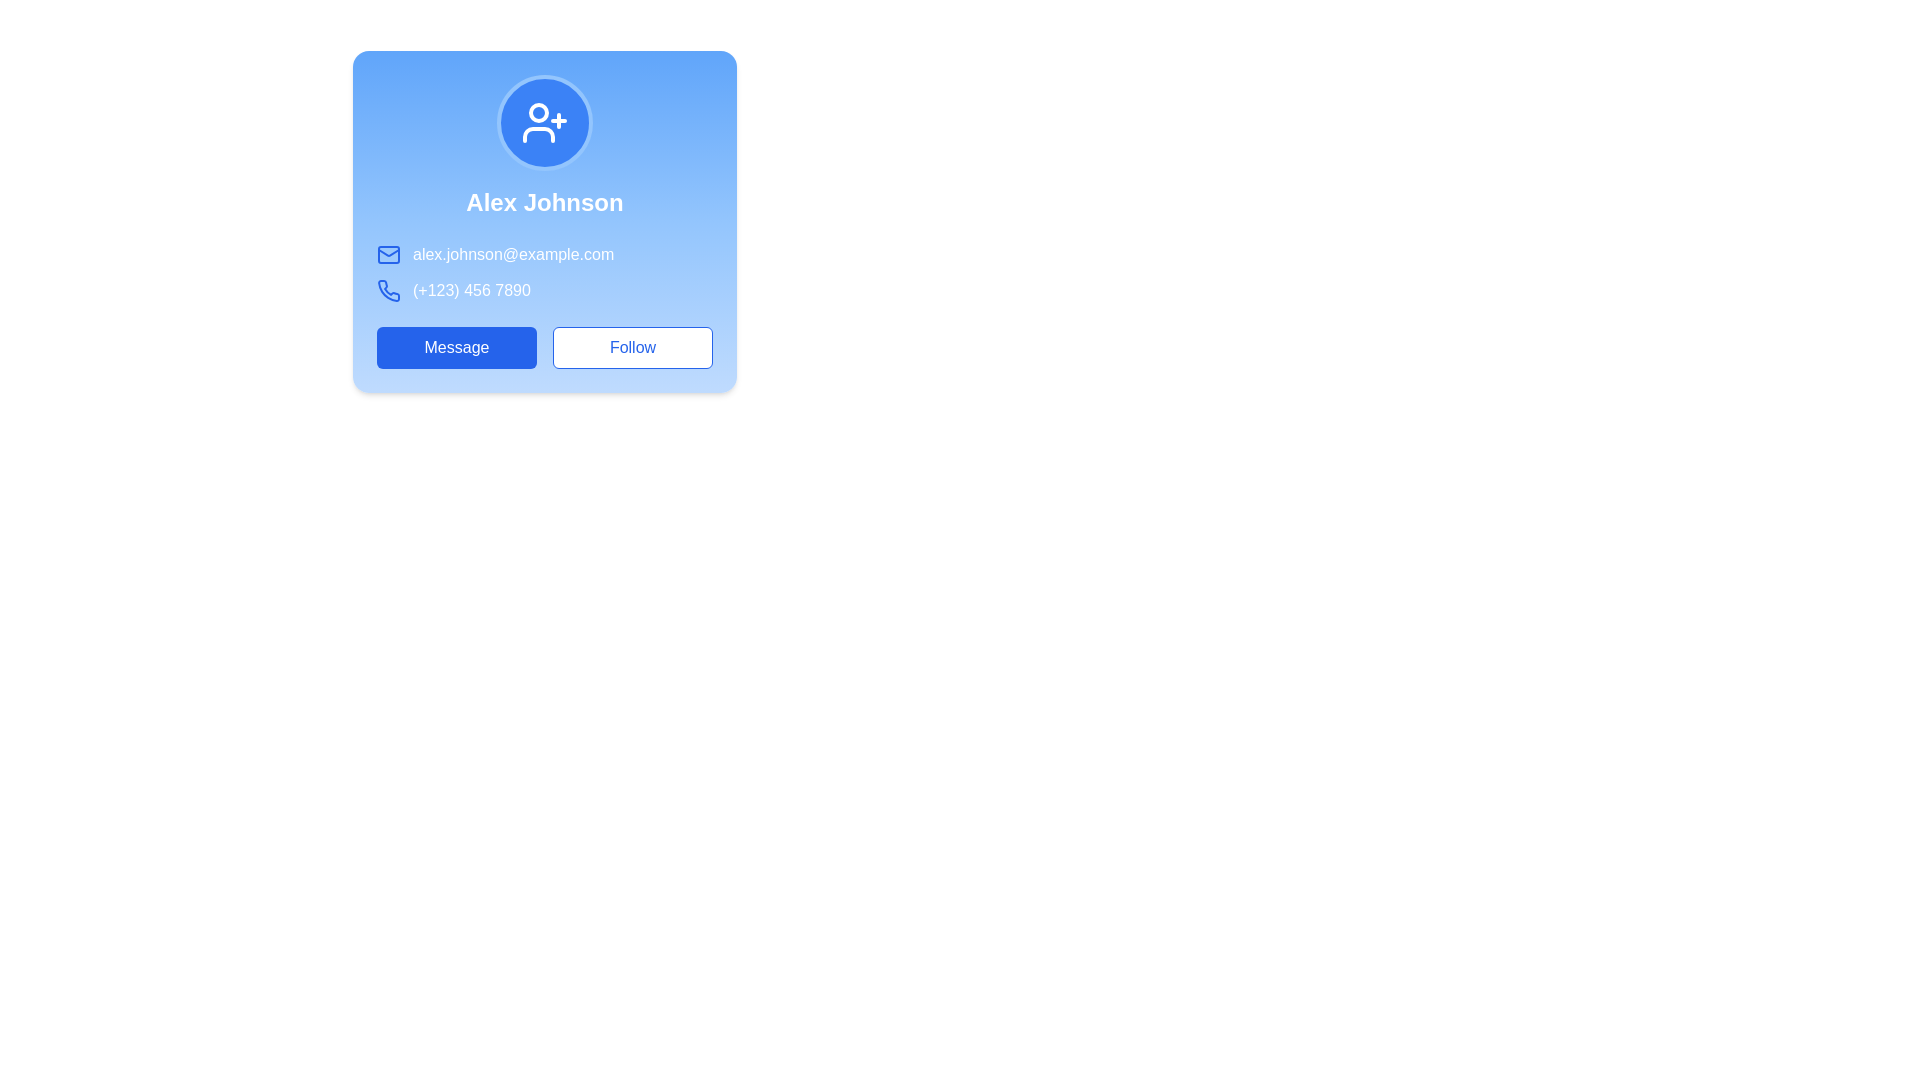 The width and height of the screenshot is (1920, 1080). What do you see at coordinates (545, 123) in the screenshot?
I see `the user profile icon located above the name 'Alex Johnson' in the upper section of the card layout, which symbolizes user profile actions` at bounding box center [545, 123].